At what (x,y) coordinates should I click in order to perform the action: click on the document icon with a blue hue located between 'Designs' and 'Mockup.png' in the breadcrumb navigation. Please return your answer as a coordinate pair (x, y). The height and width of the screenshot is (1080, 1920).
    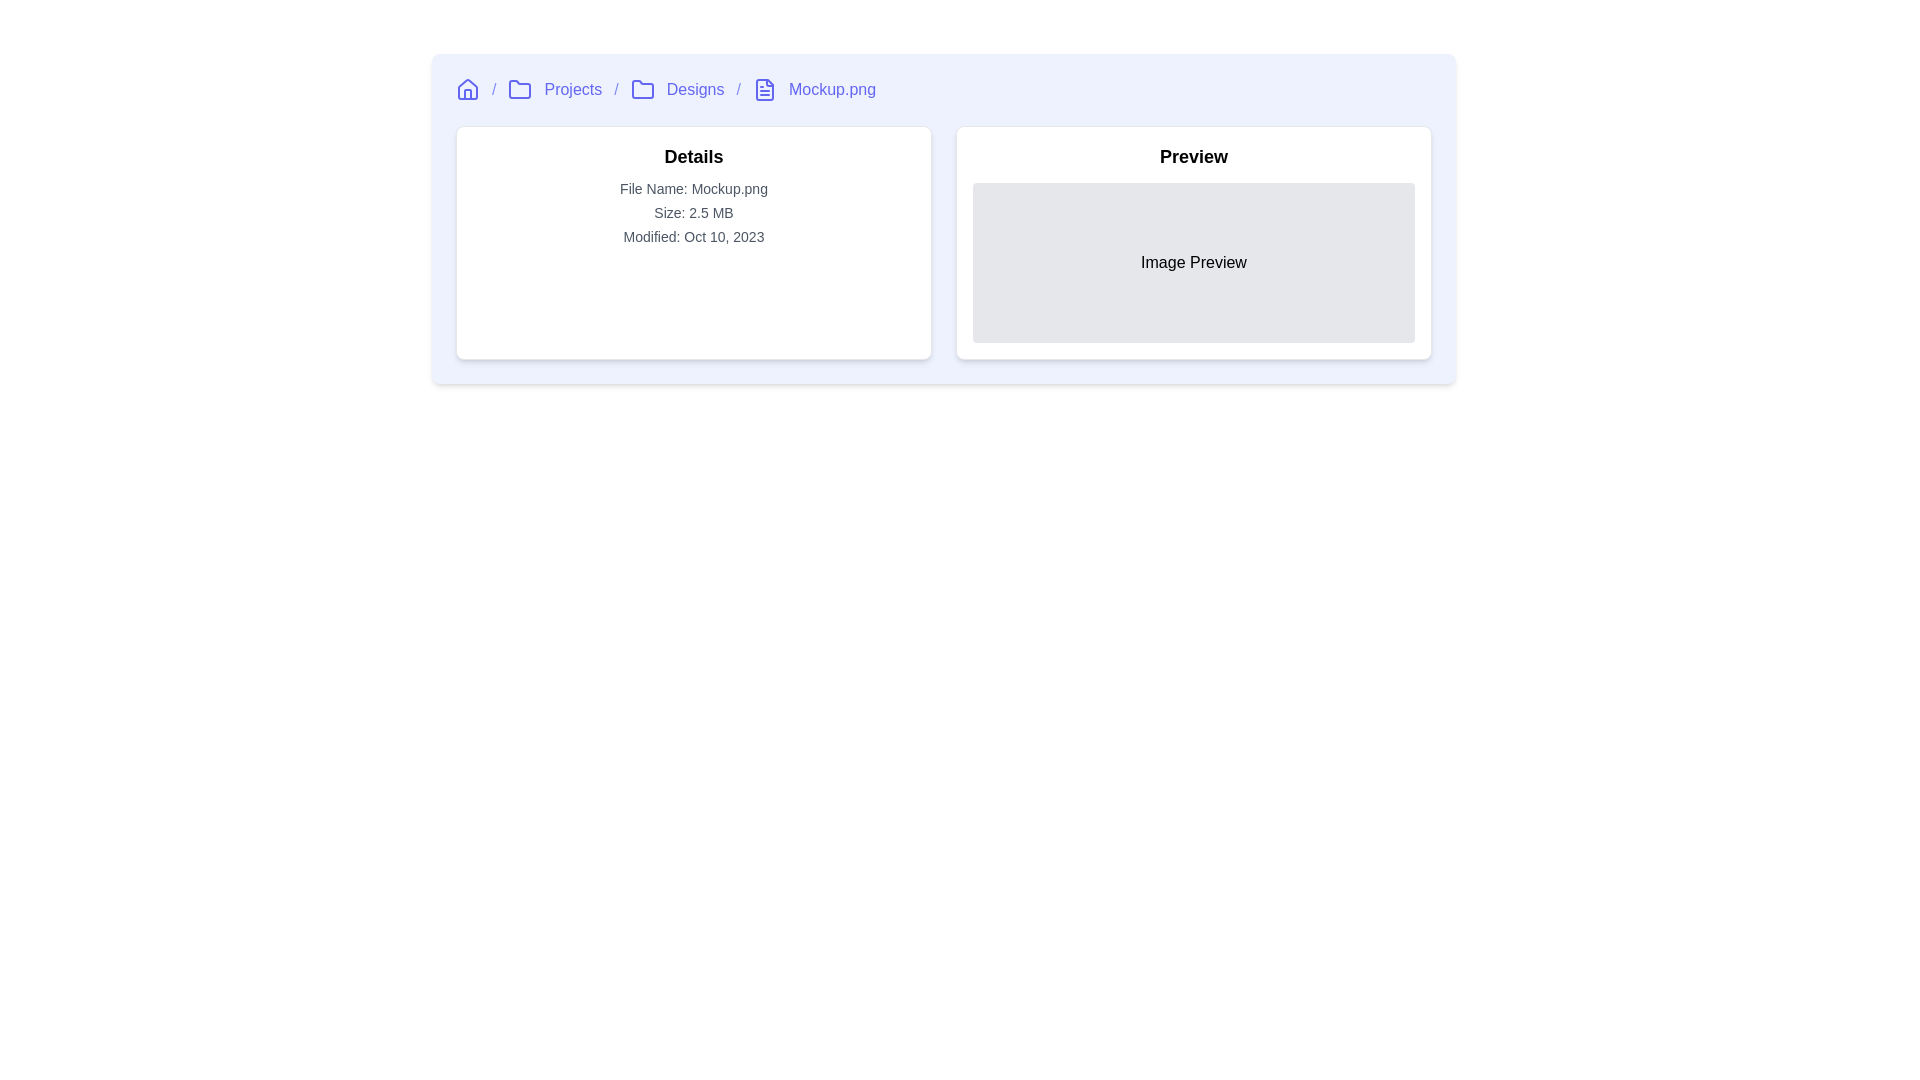
    Looking at the image, I should click on (763, 88).